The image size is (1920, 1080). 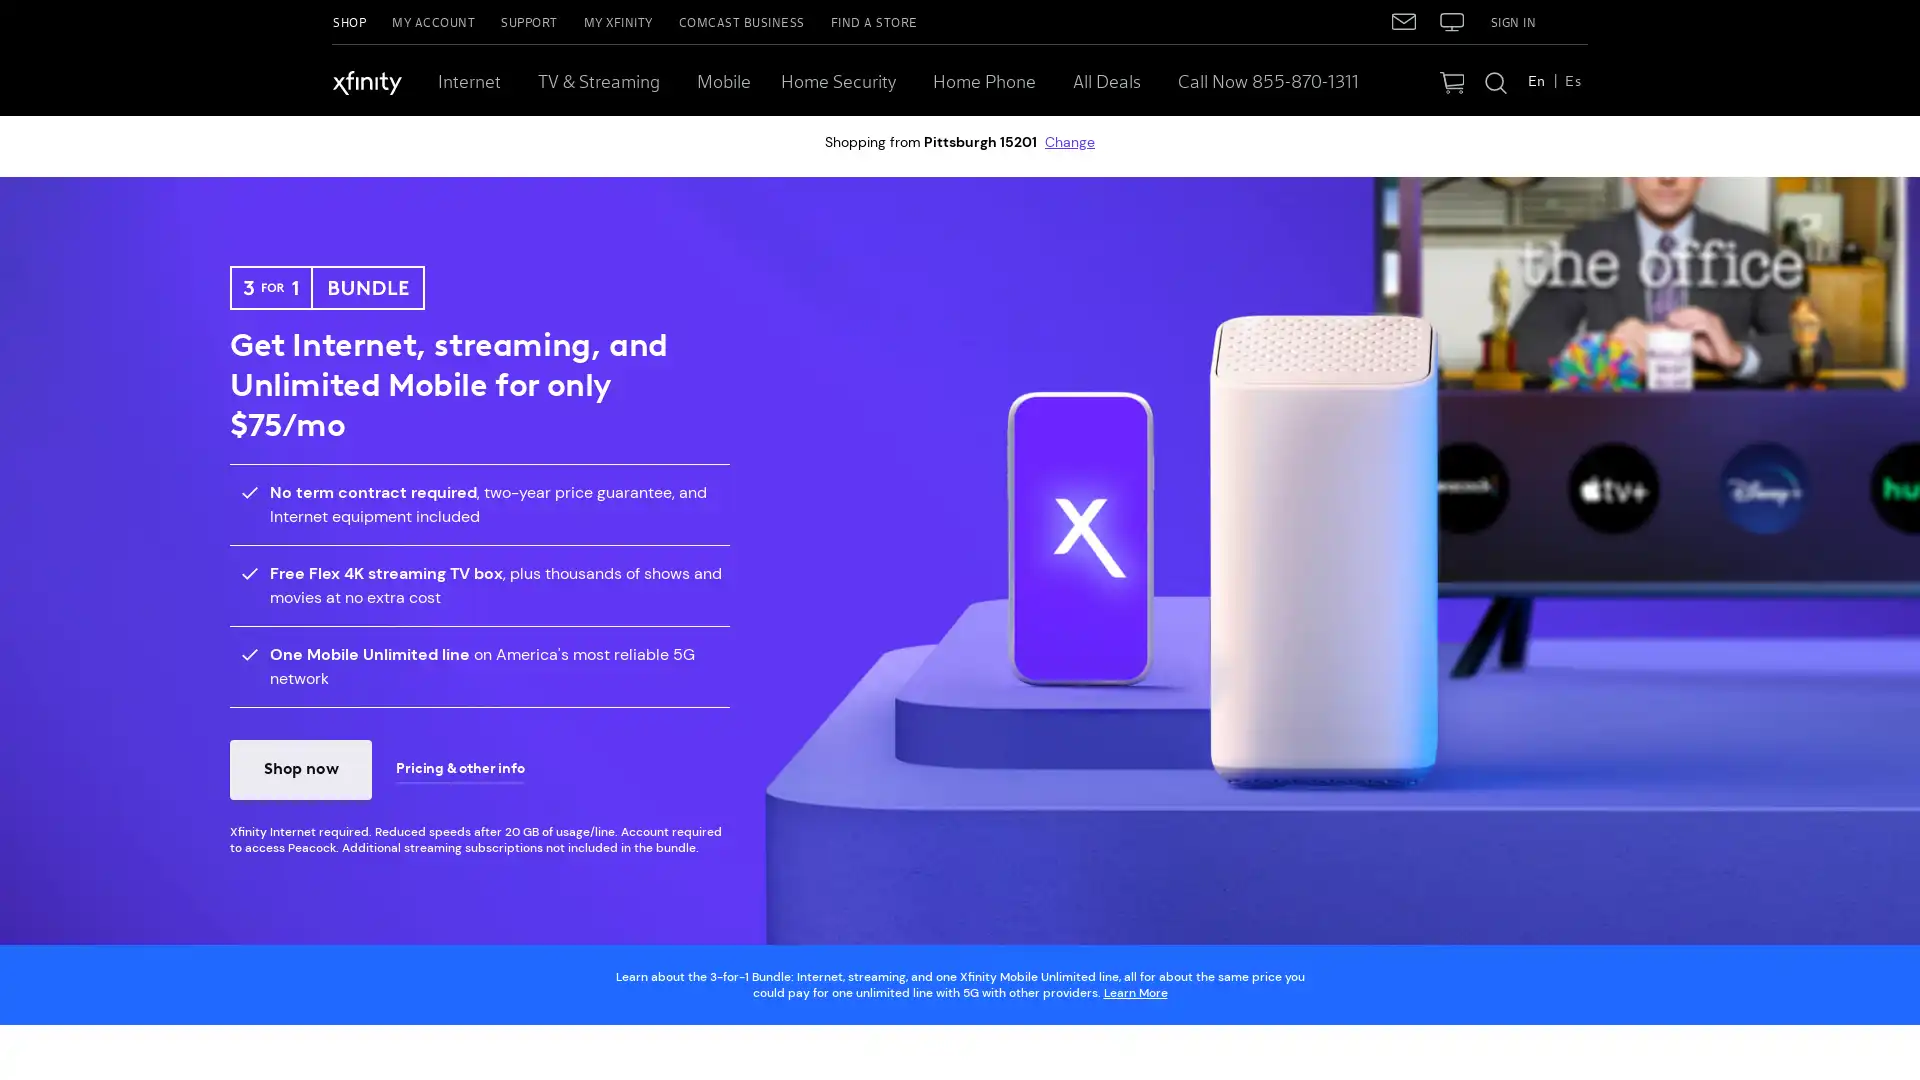 What do you see at coordinates (514, 77) in the screenshot?
I see `Internet, more links` at bounding box center [514, 77].